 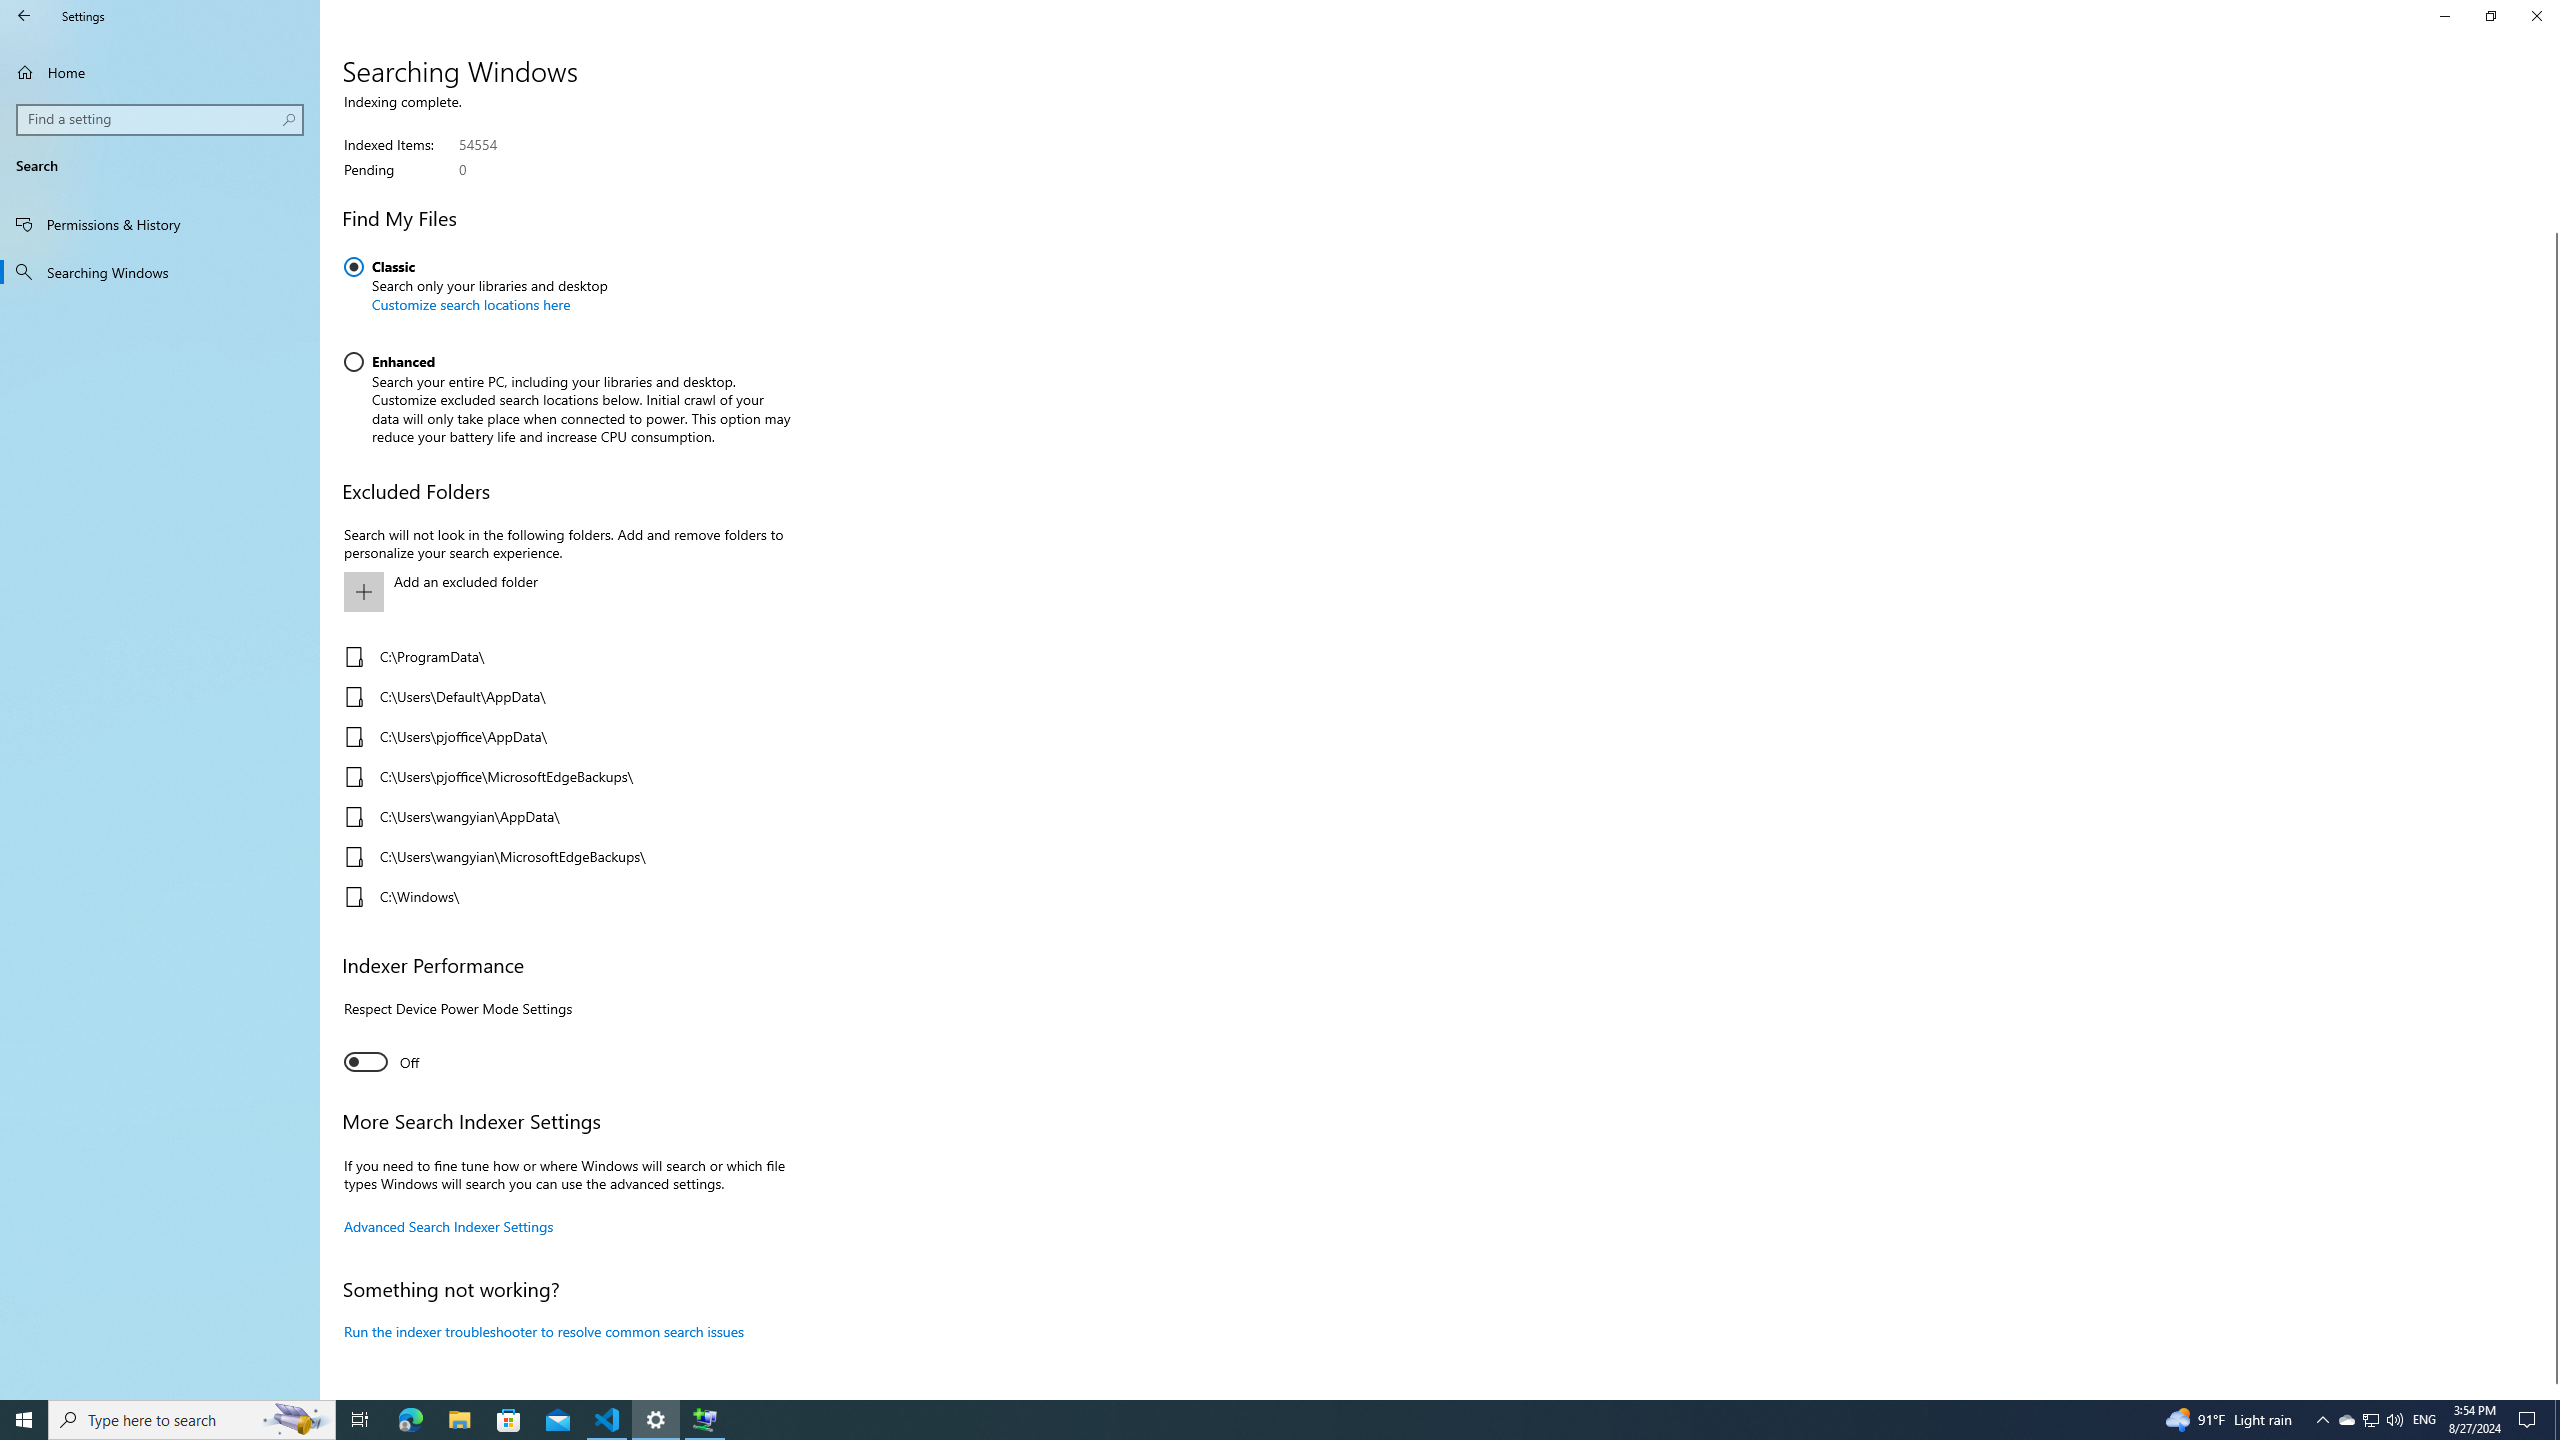 What do you see at coordinates (705, 1418) in the screenshot?
I see `'Extensible Wizards Host Process - 1 running window'` at bounding box center [705, 1418].